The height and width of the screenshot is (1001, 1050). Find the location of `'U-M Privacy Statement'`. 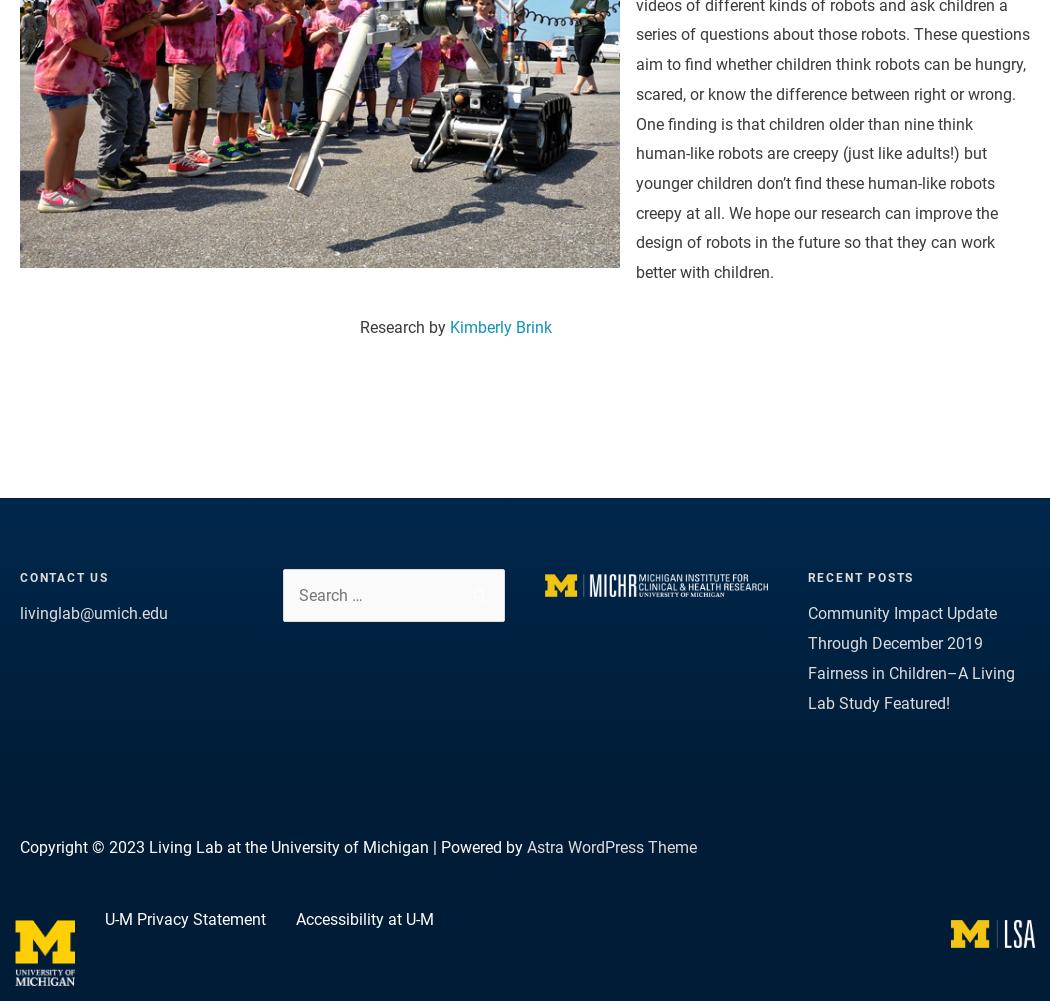

'U-M Privacy Statement' is located at coordinates (105, 919).